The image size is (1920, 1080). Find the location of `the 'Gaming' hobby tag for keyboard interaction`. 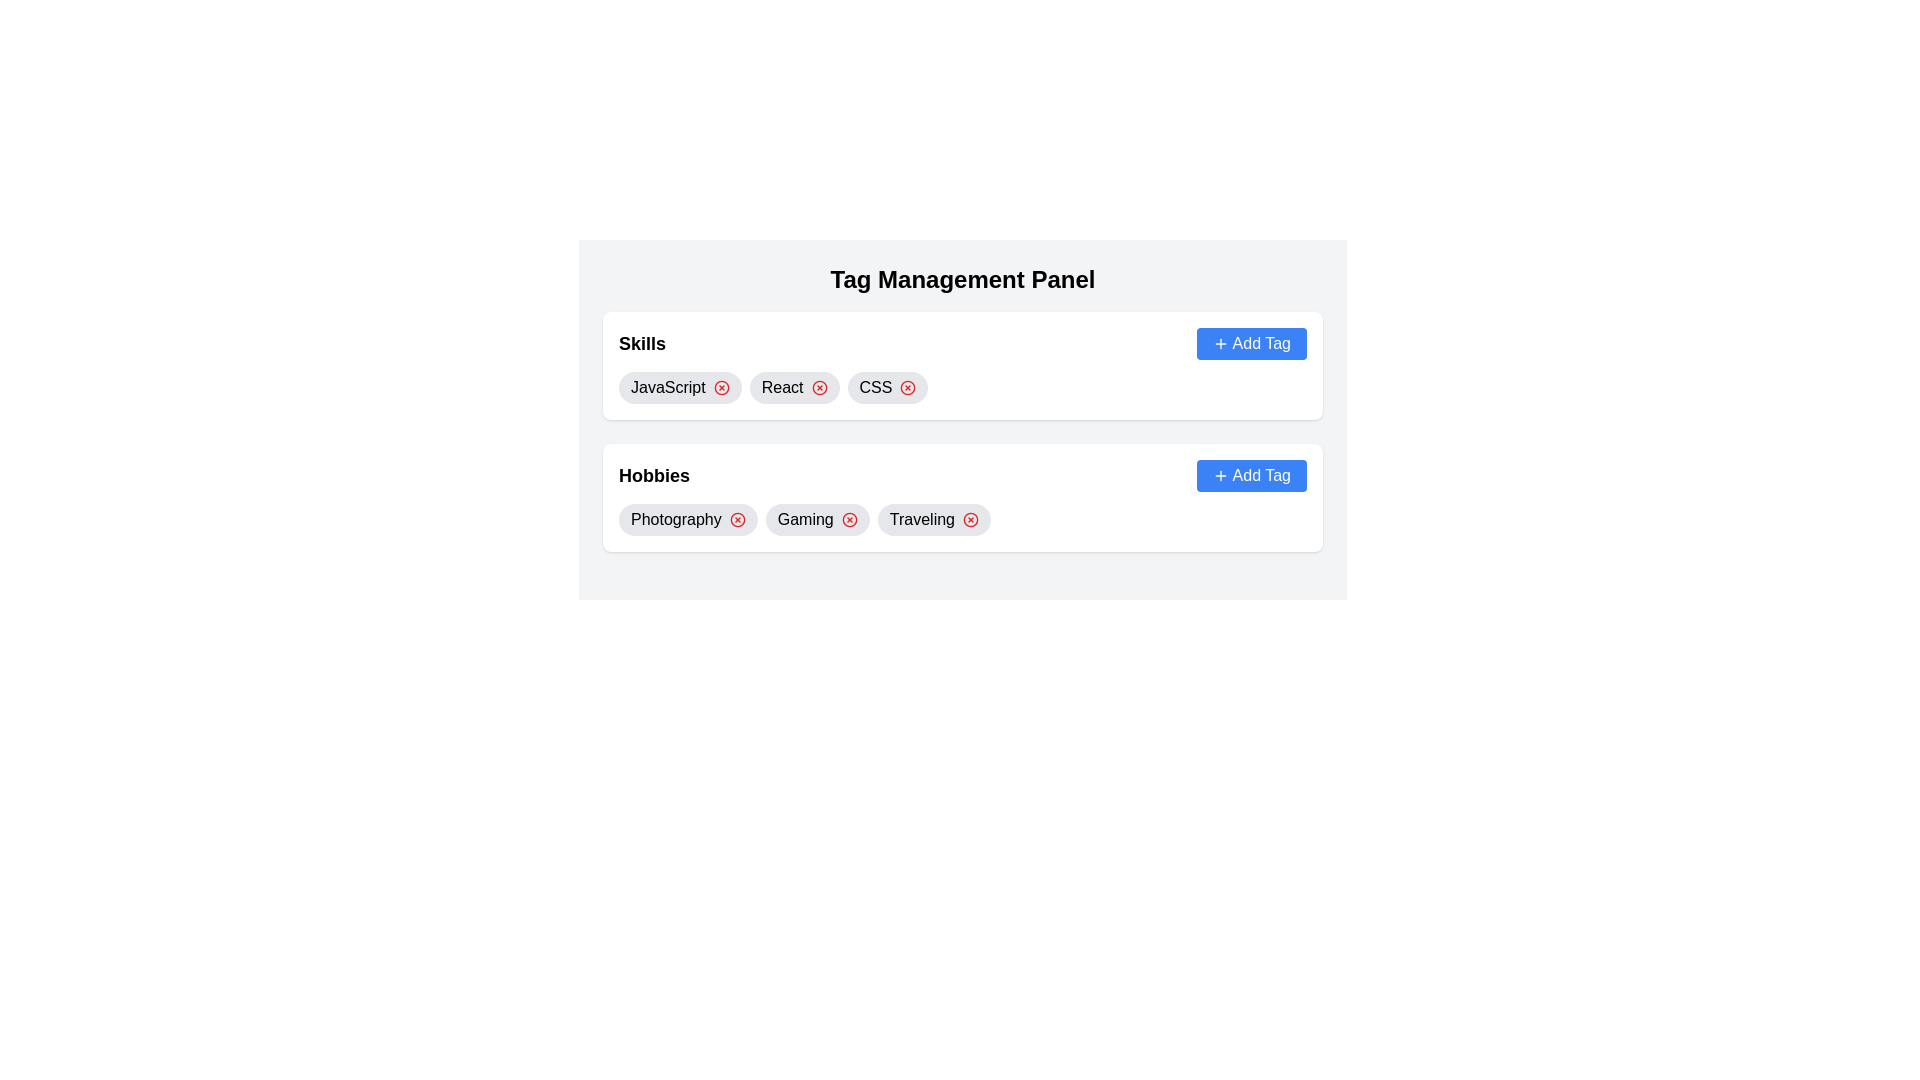

the 'Gaming' hobby tag for keyboard interaction is located at coordinates (817, 519).